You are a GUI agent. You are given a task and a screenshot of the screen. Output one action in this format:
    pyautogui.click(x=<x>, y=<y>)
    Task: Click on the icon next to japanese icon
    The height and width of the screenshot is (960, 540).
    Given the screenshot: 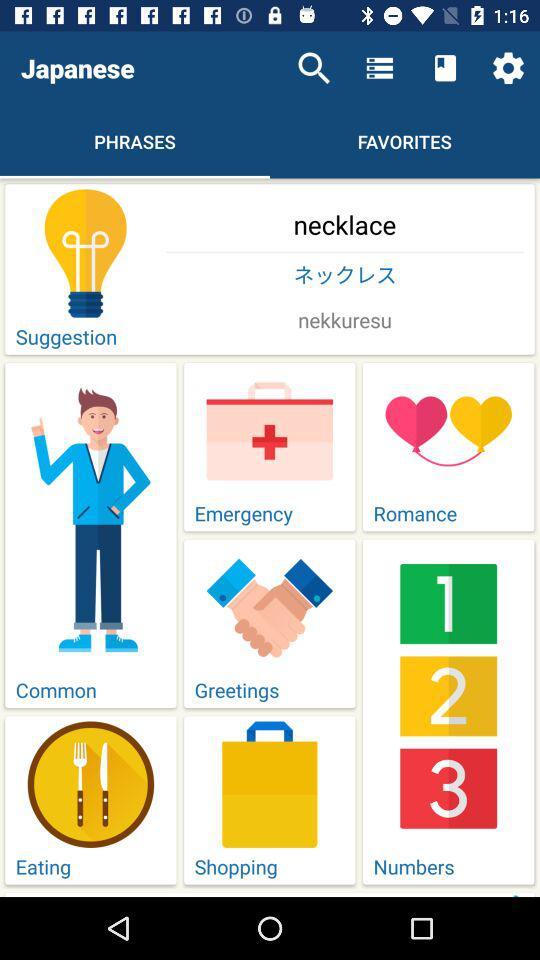 What is the action you would take?
    pyautogui.click(x=314, y=68)
    